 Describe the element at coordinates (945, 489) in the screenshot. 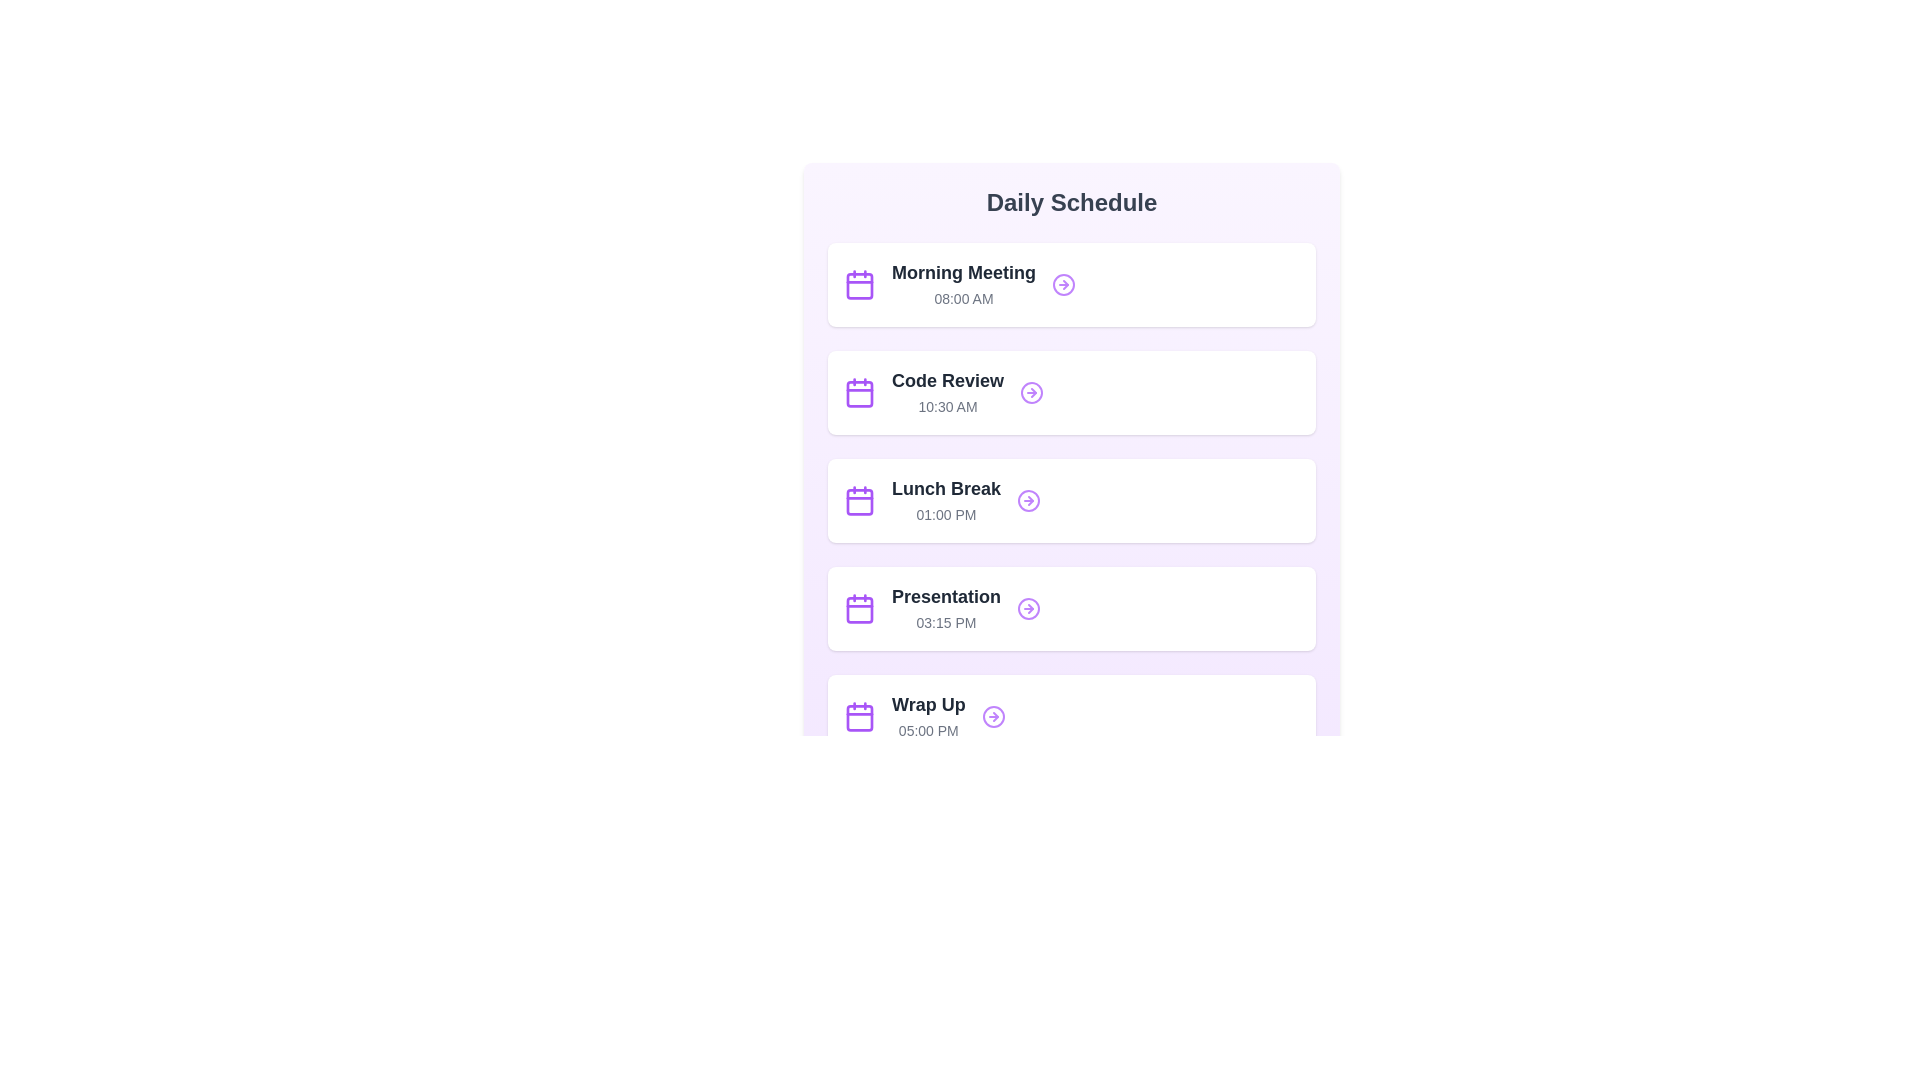

I see `text content of the title label that describes the scheduled activity, which is positioned above the time text '01:00 PM' in the third item of the vertical list of schedule elements` at that location.